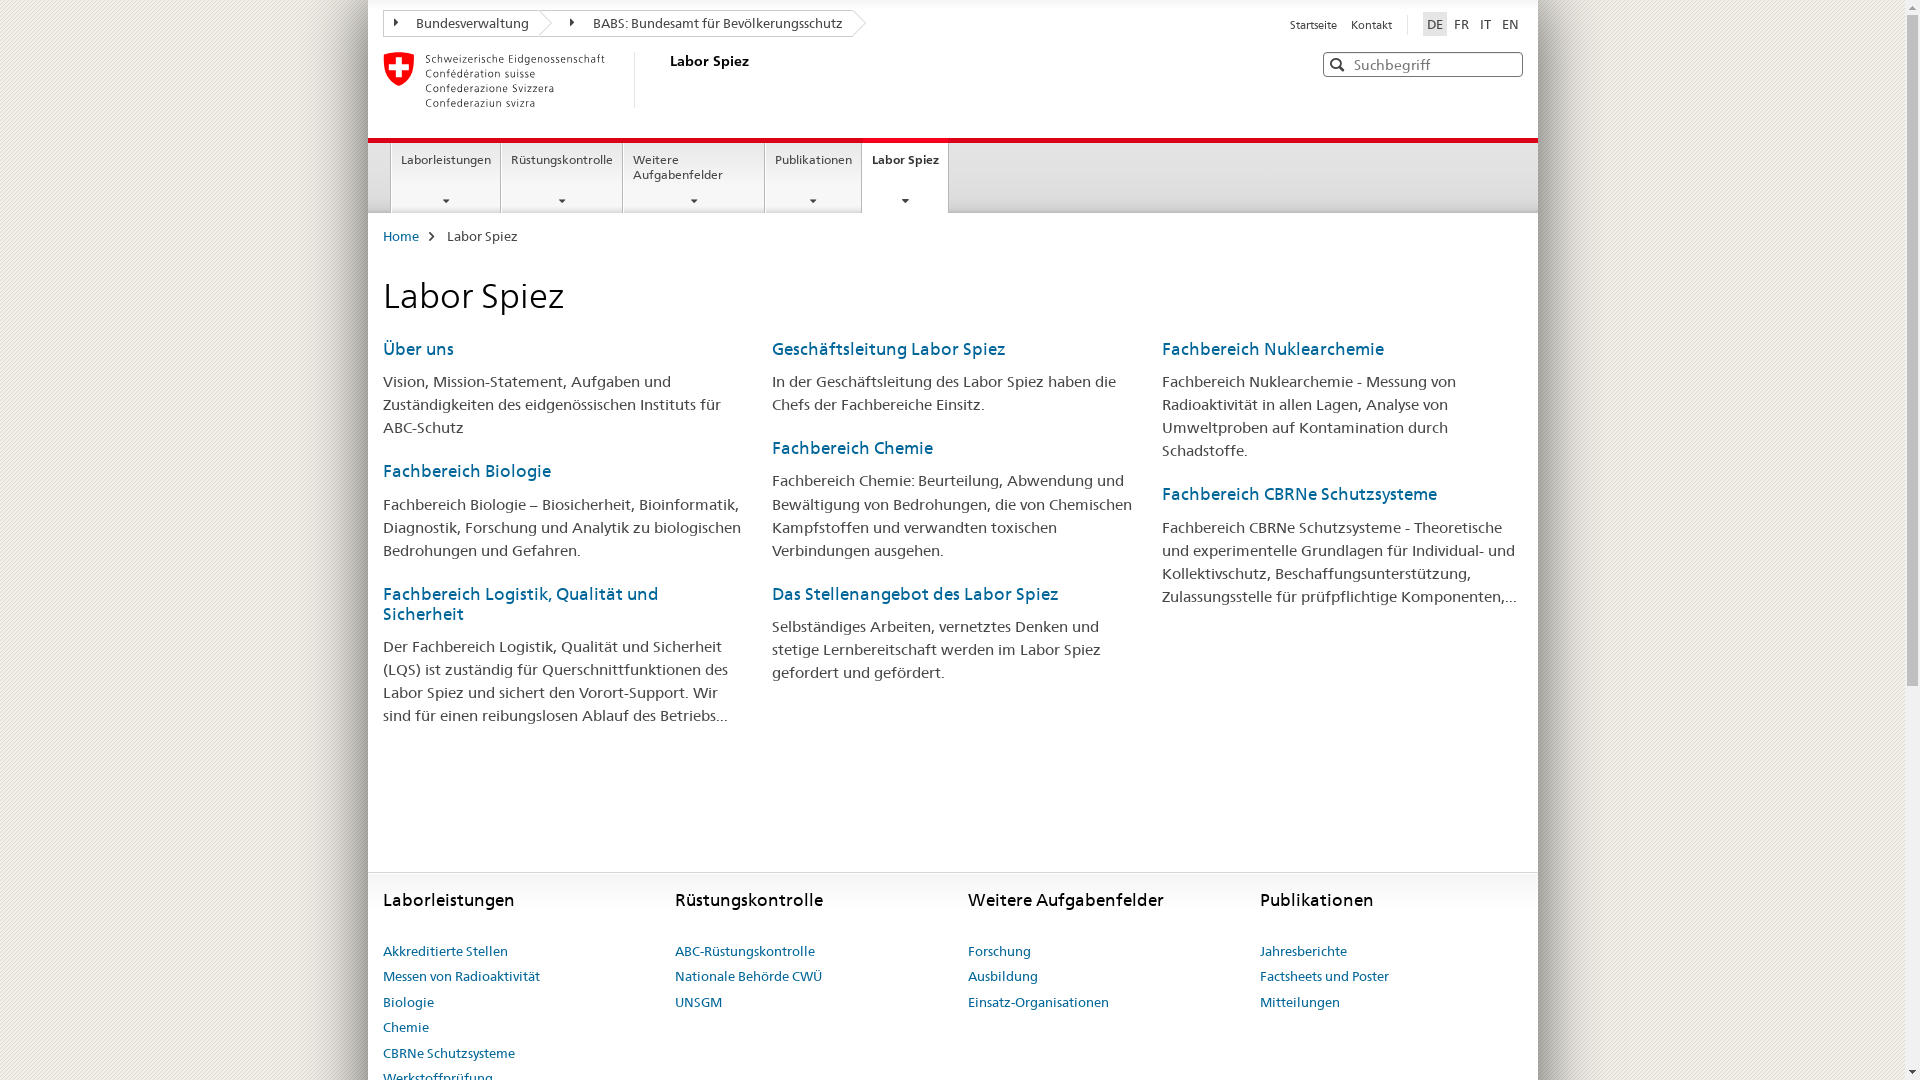  What do you see at coordinates (446, 1052) in the screenshot?
I see `'CBRNe Schutzsysteme'` at bounding box center [446, 1052].